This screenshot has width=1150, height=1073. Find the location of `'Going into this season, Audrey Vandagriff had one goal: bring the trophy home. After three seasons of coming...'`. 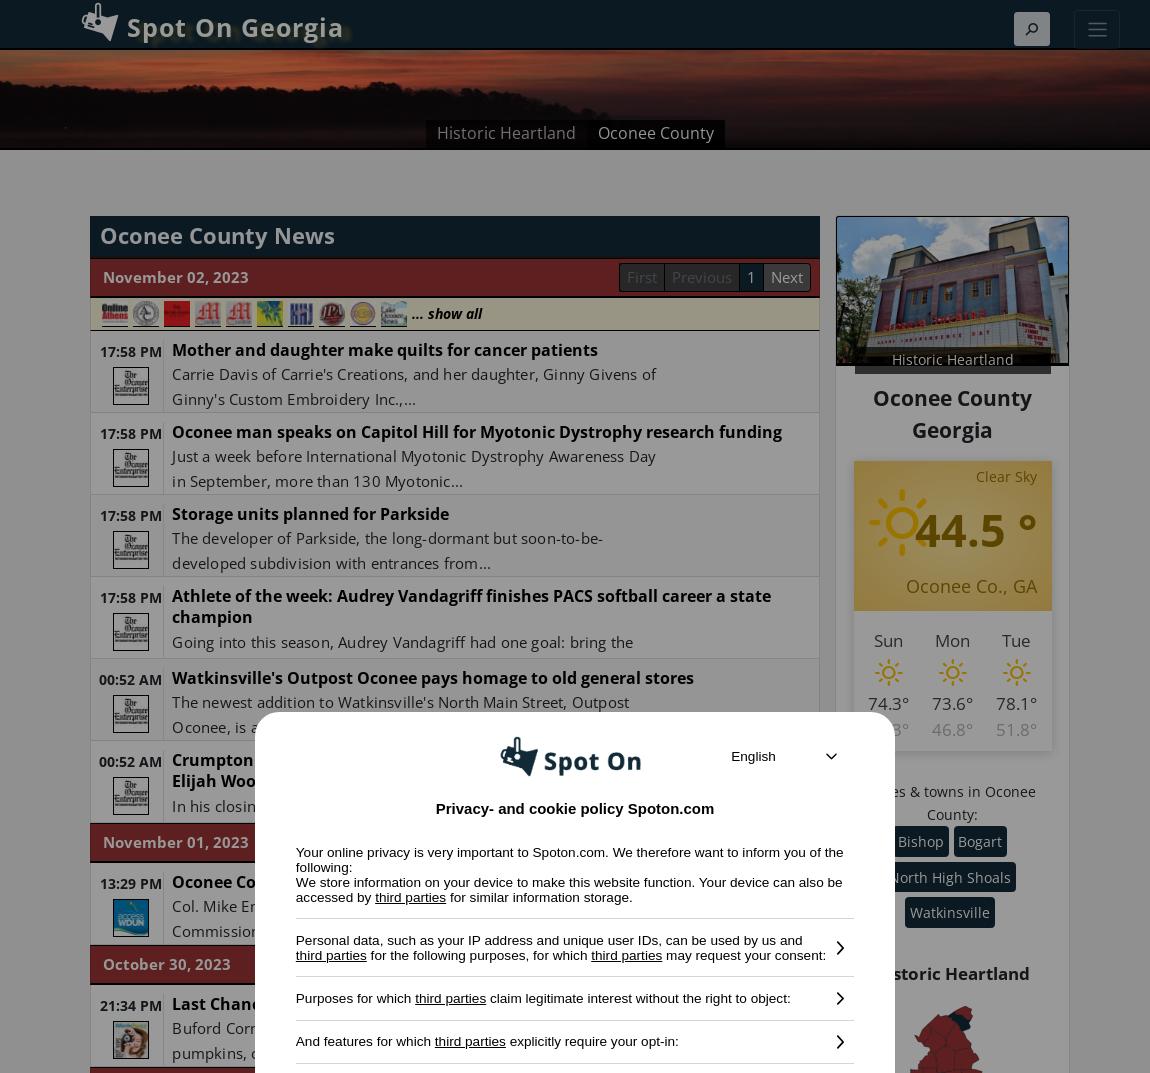

'Going into this season, Audrey Vandagriff had one goal: bring the trophy home. After three seasons of coming...' is located at coordinates (402, 652).